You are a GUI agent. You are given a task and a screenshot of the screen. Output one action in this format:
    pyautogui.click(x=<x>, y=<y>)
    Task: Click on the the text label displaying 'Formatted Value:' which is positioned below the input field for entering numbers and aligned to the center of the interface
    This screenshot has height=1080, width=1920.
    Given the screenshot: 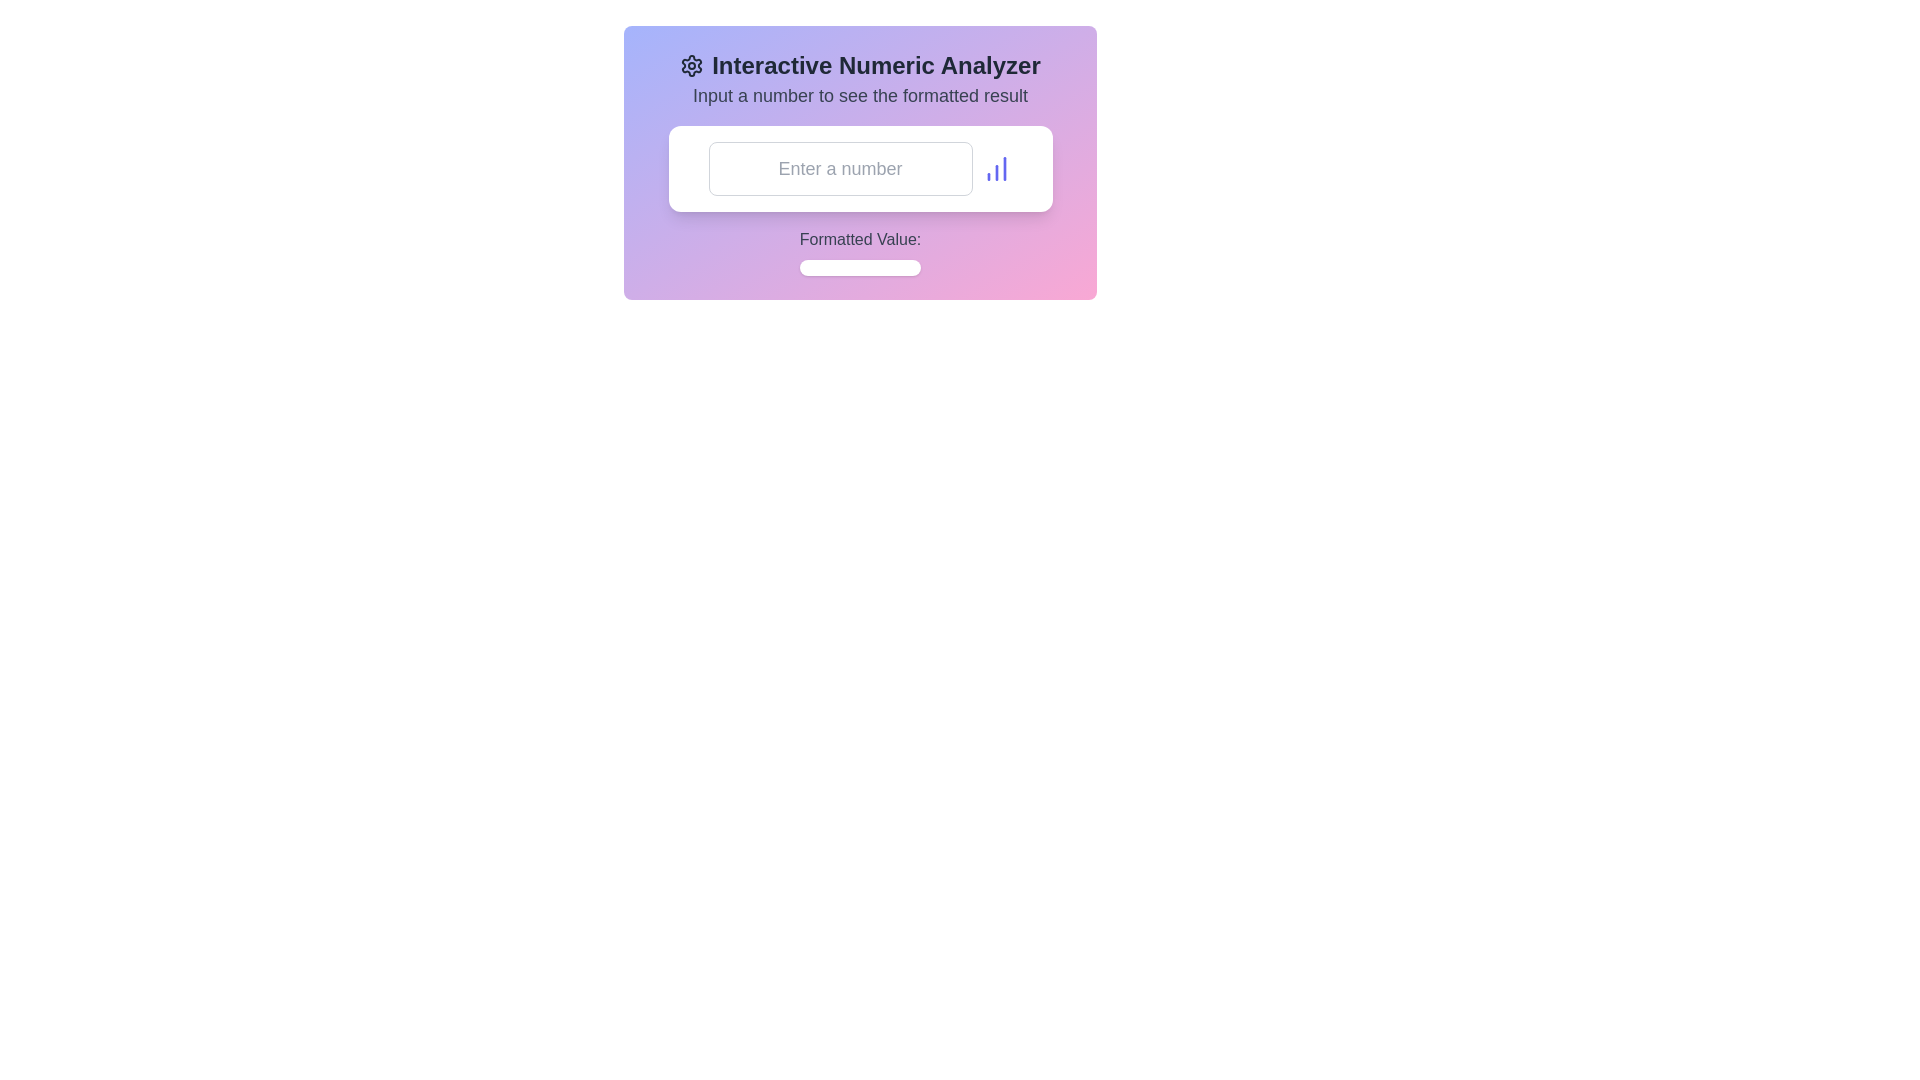 What is the action you would take?
    pyautogui.click(x=860, y=238)
    